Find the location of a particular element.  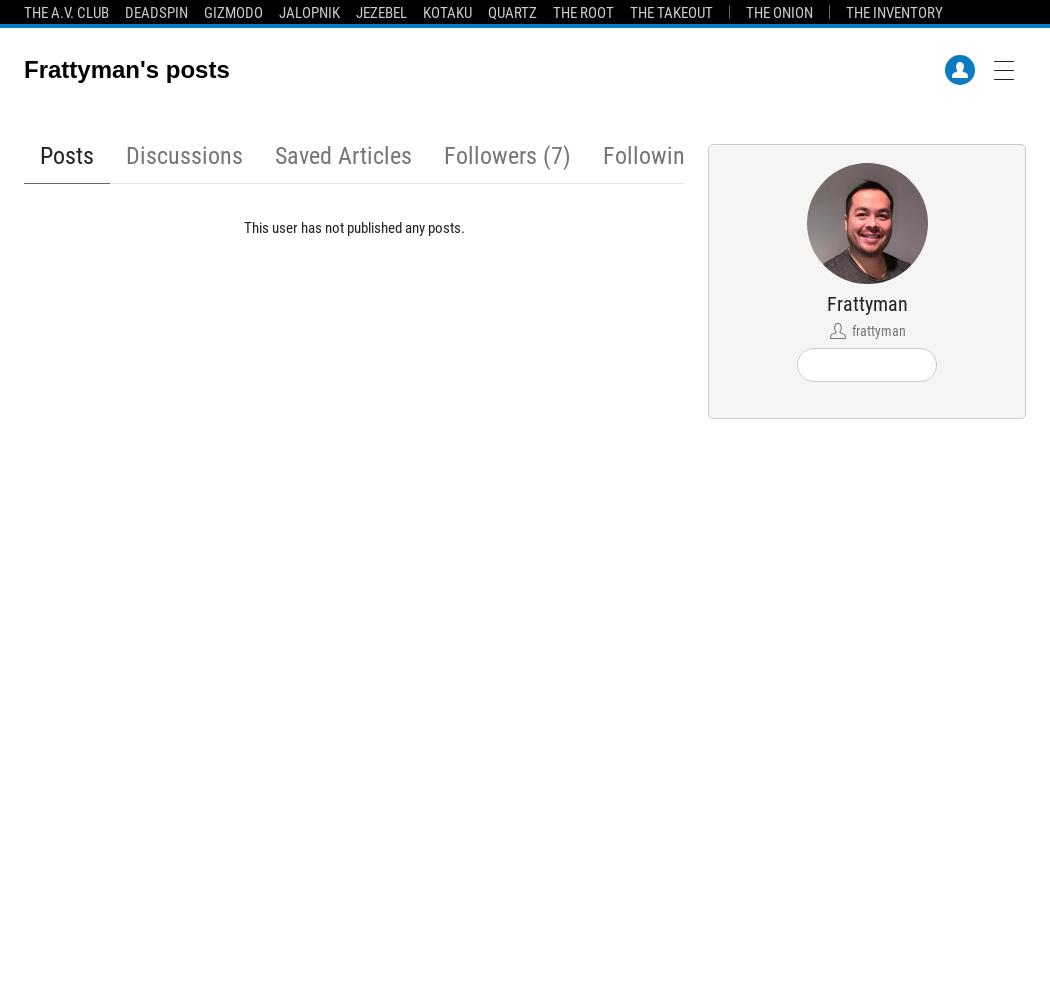

'The Inventory' is located at coordinates (893, 13).